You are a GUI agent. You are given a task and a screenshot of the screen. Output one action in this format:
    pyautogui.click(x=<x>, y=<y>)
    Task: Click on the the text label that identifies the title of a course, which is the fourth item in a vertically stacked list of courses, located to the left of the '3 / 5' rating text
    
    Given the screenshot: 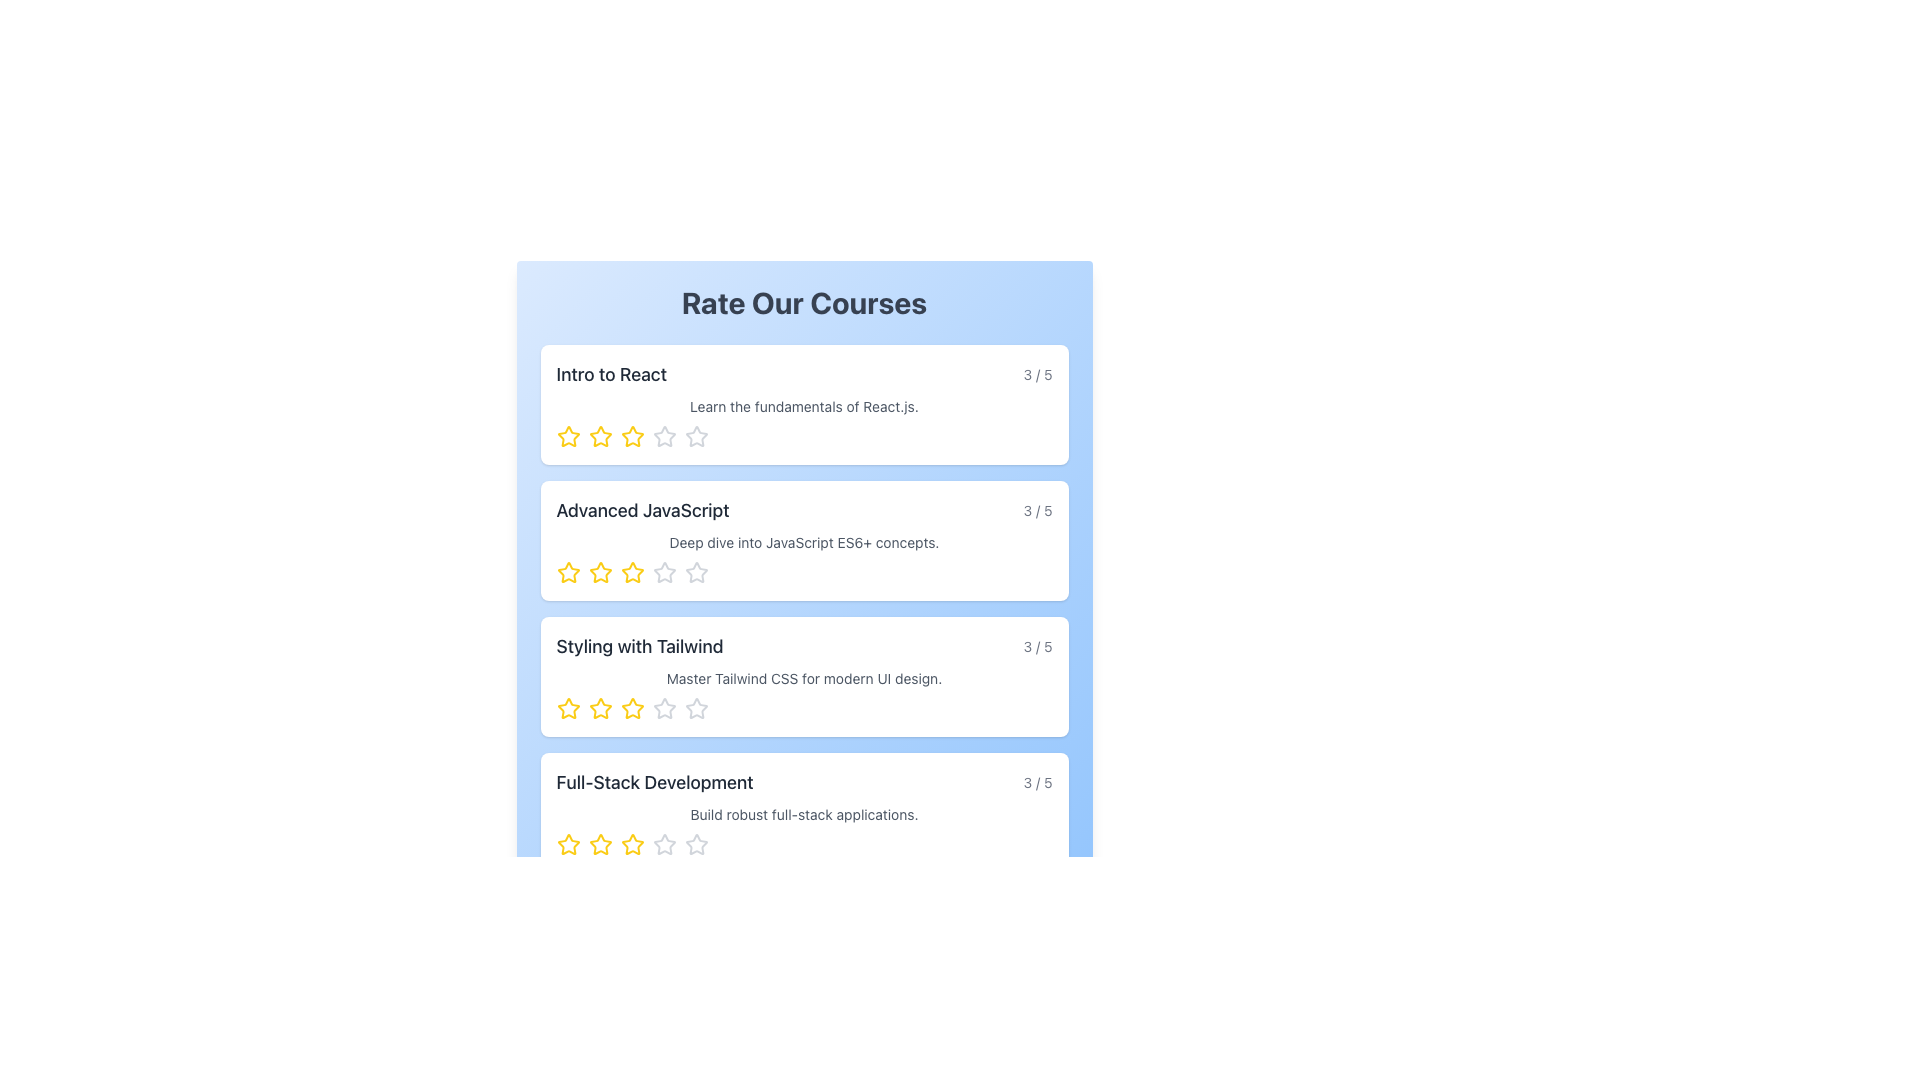 What is the action you would take?
    pyautogui.click(x=655, y=782)
    